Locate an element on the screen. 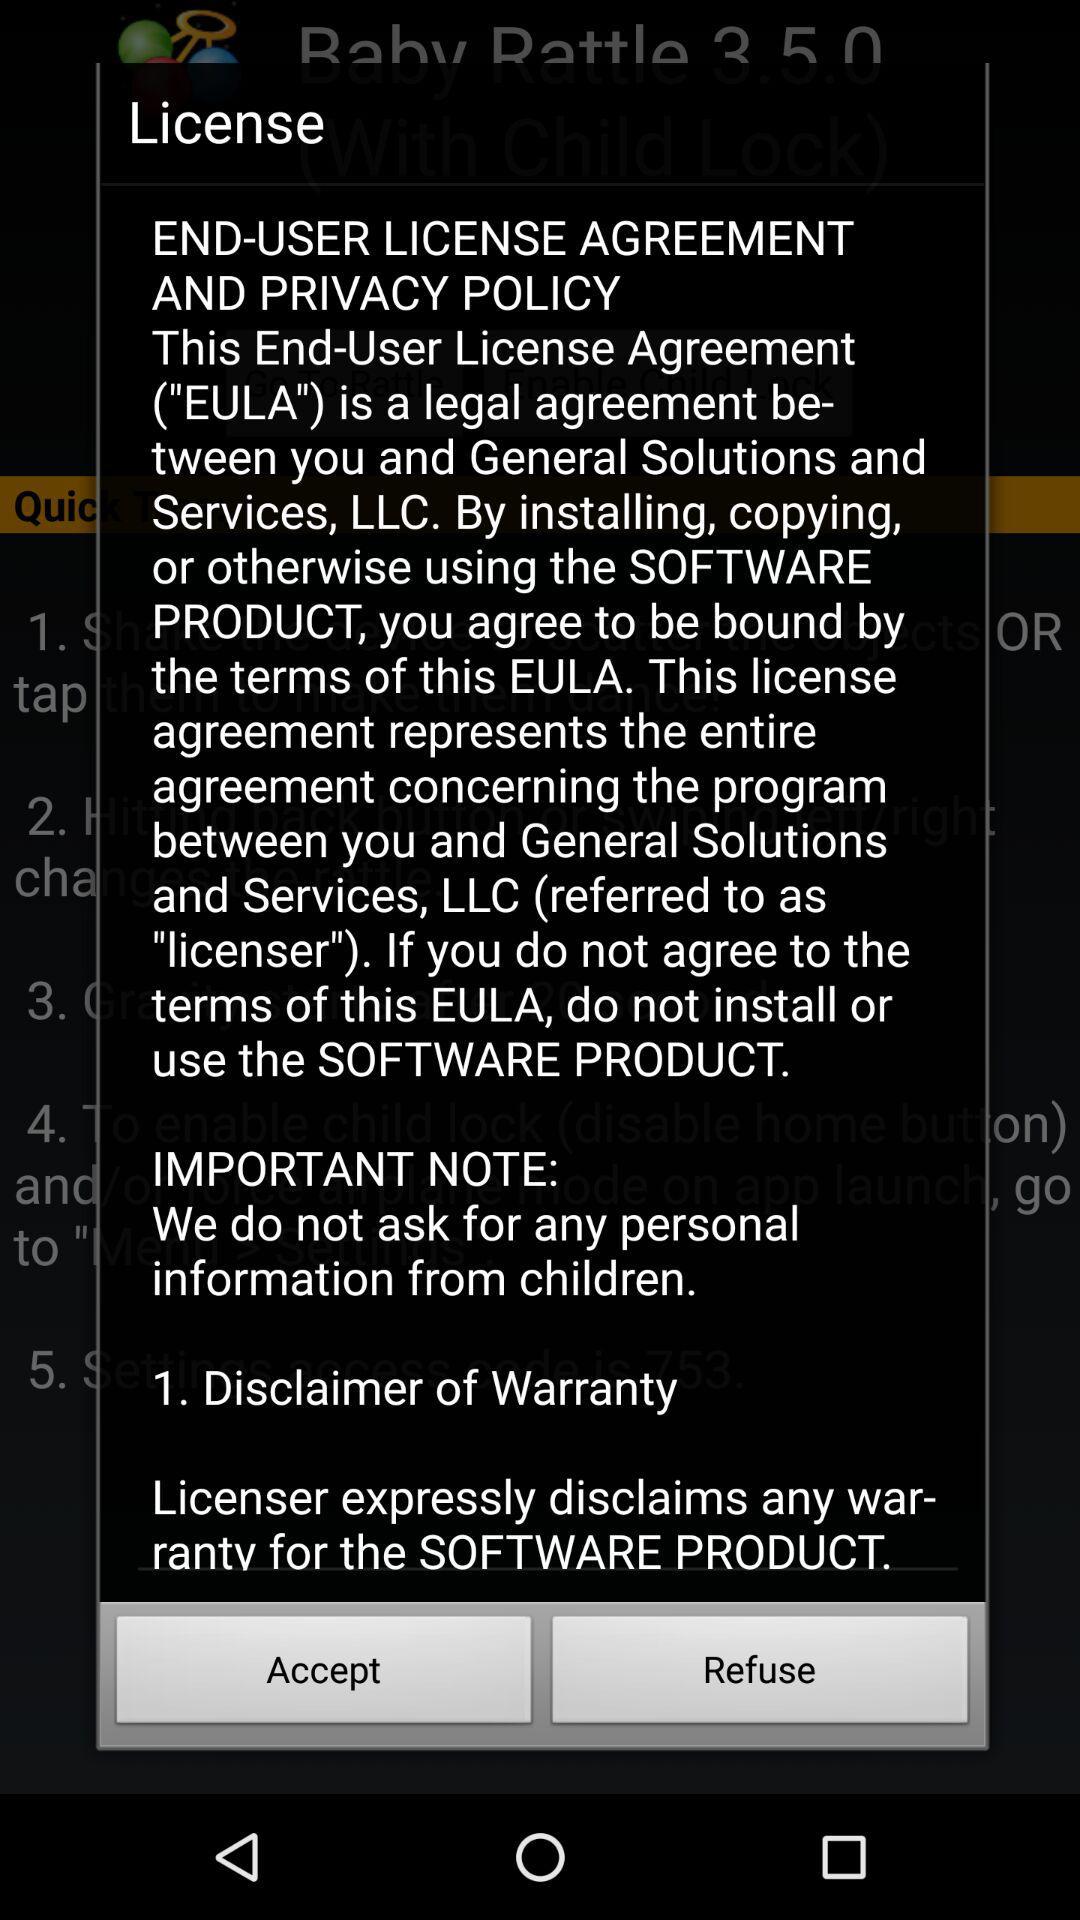  refuse at the bottom right corner is located at coordinates (760, 1675).